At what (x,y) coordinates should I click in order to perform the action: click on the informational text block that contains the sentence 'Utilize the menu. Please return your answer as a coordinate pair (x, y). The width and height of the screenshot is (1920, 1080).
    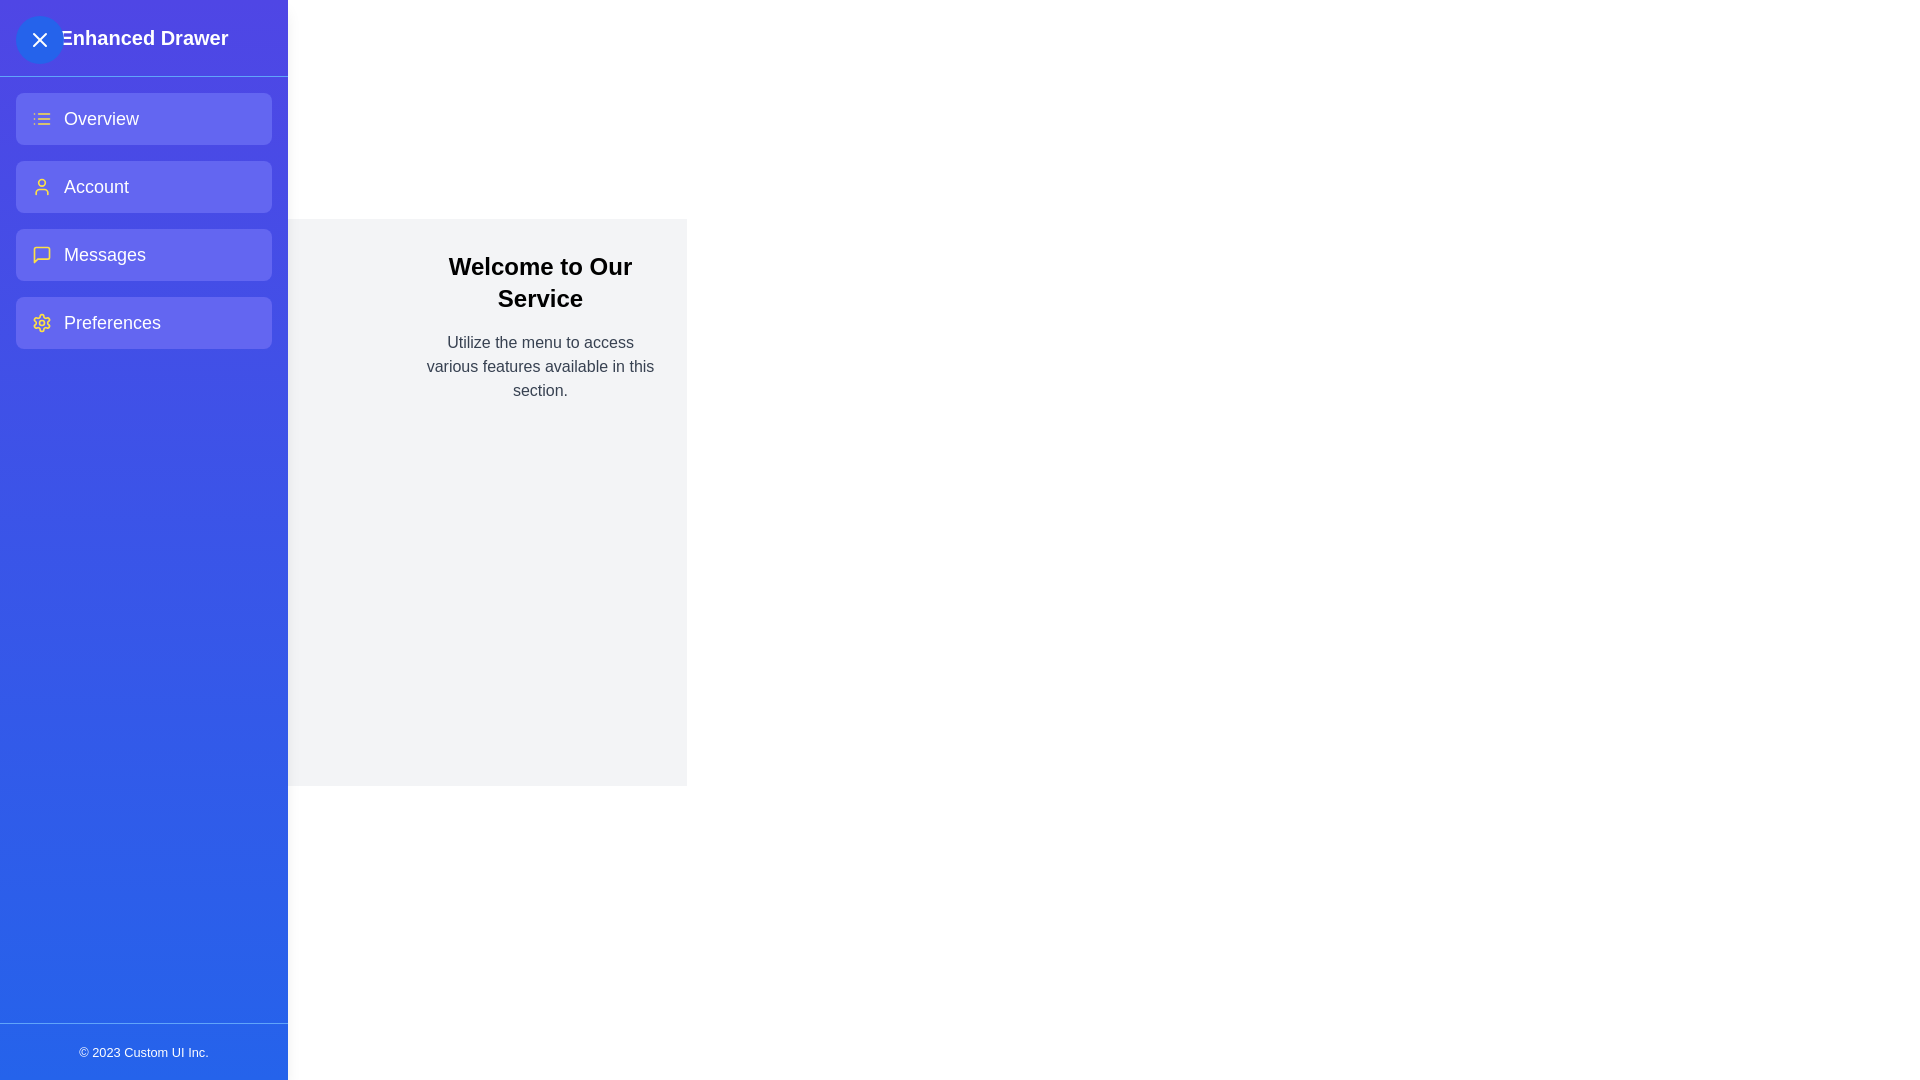
    Looking at the image, I should click on (540, 366).